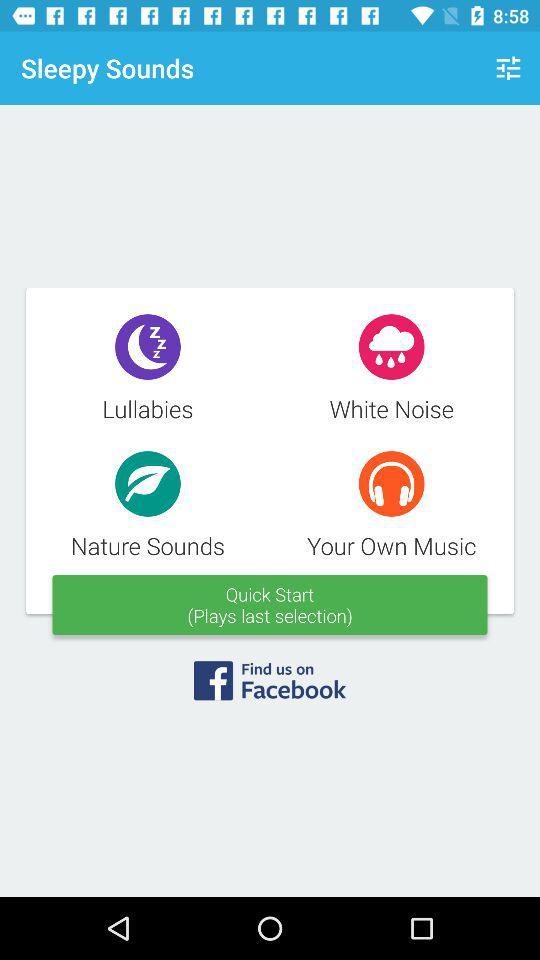 Image resolution: width=540 pixels, height=960 pixels. Describe the element at coordinates (508, 68) in the screenshot. I see `the icon to the right of the sleepy sounds item` at that location.